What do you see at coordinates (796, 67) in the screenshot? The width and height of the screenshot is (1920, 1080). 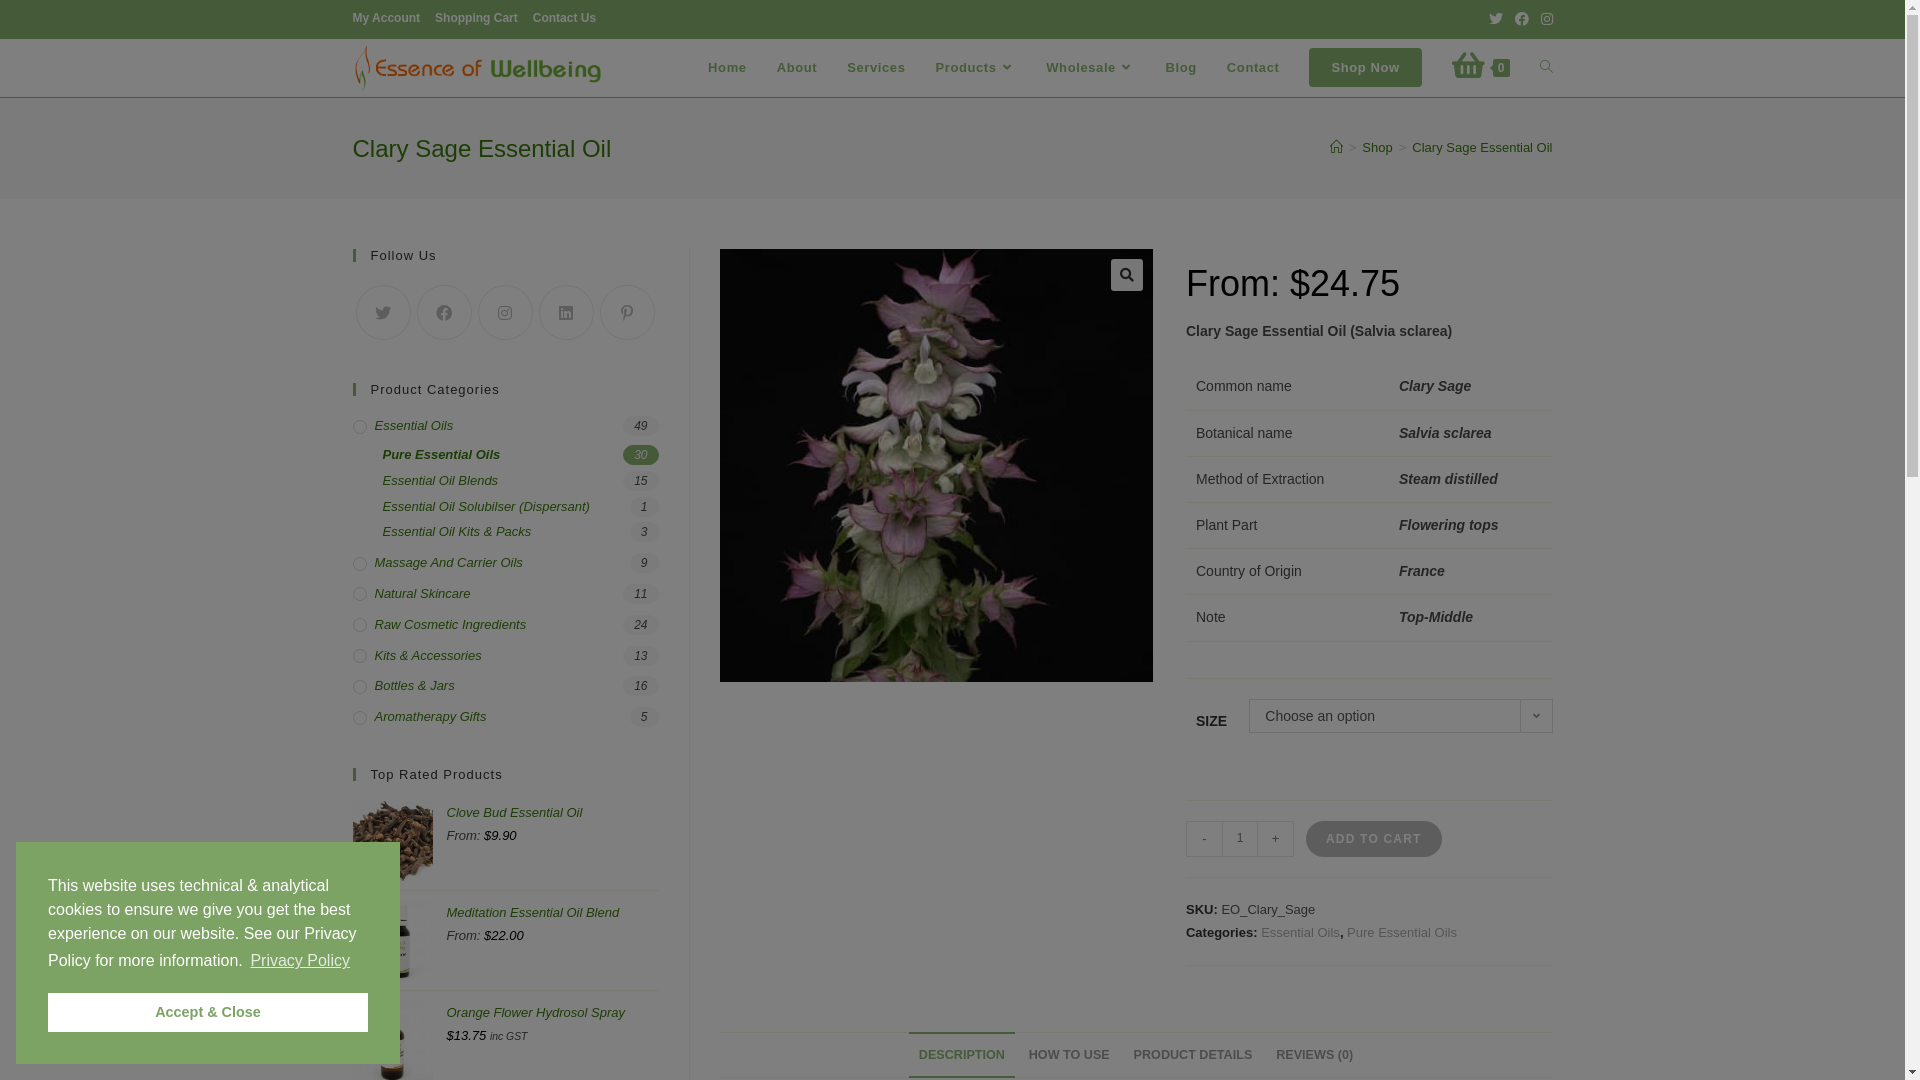 I see `'About'` at bounding box center [796, 67].